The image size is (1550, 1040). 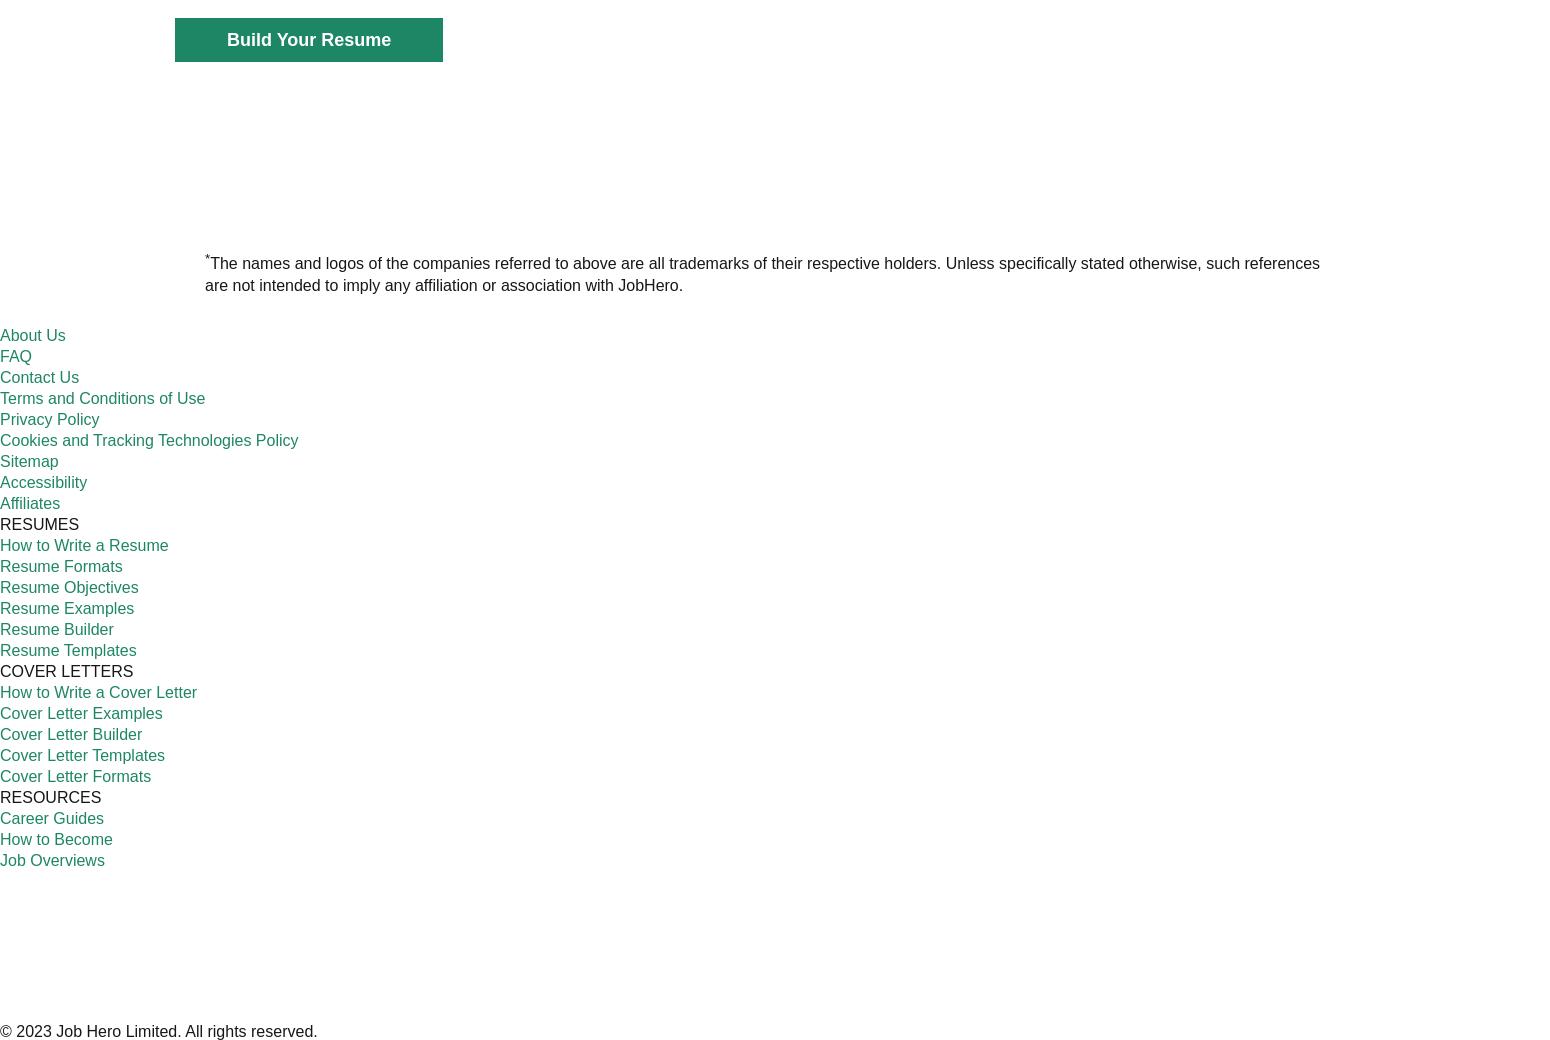 What do you see at coordinates (798, 354) in the screenshot?
I see `'Process Engineer Examples'` at bounding box center [798, 354].